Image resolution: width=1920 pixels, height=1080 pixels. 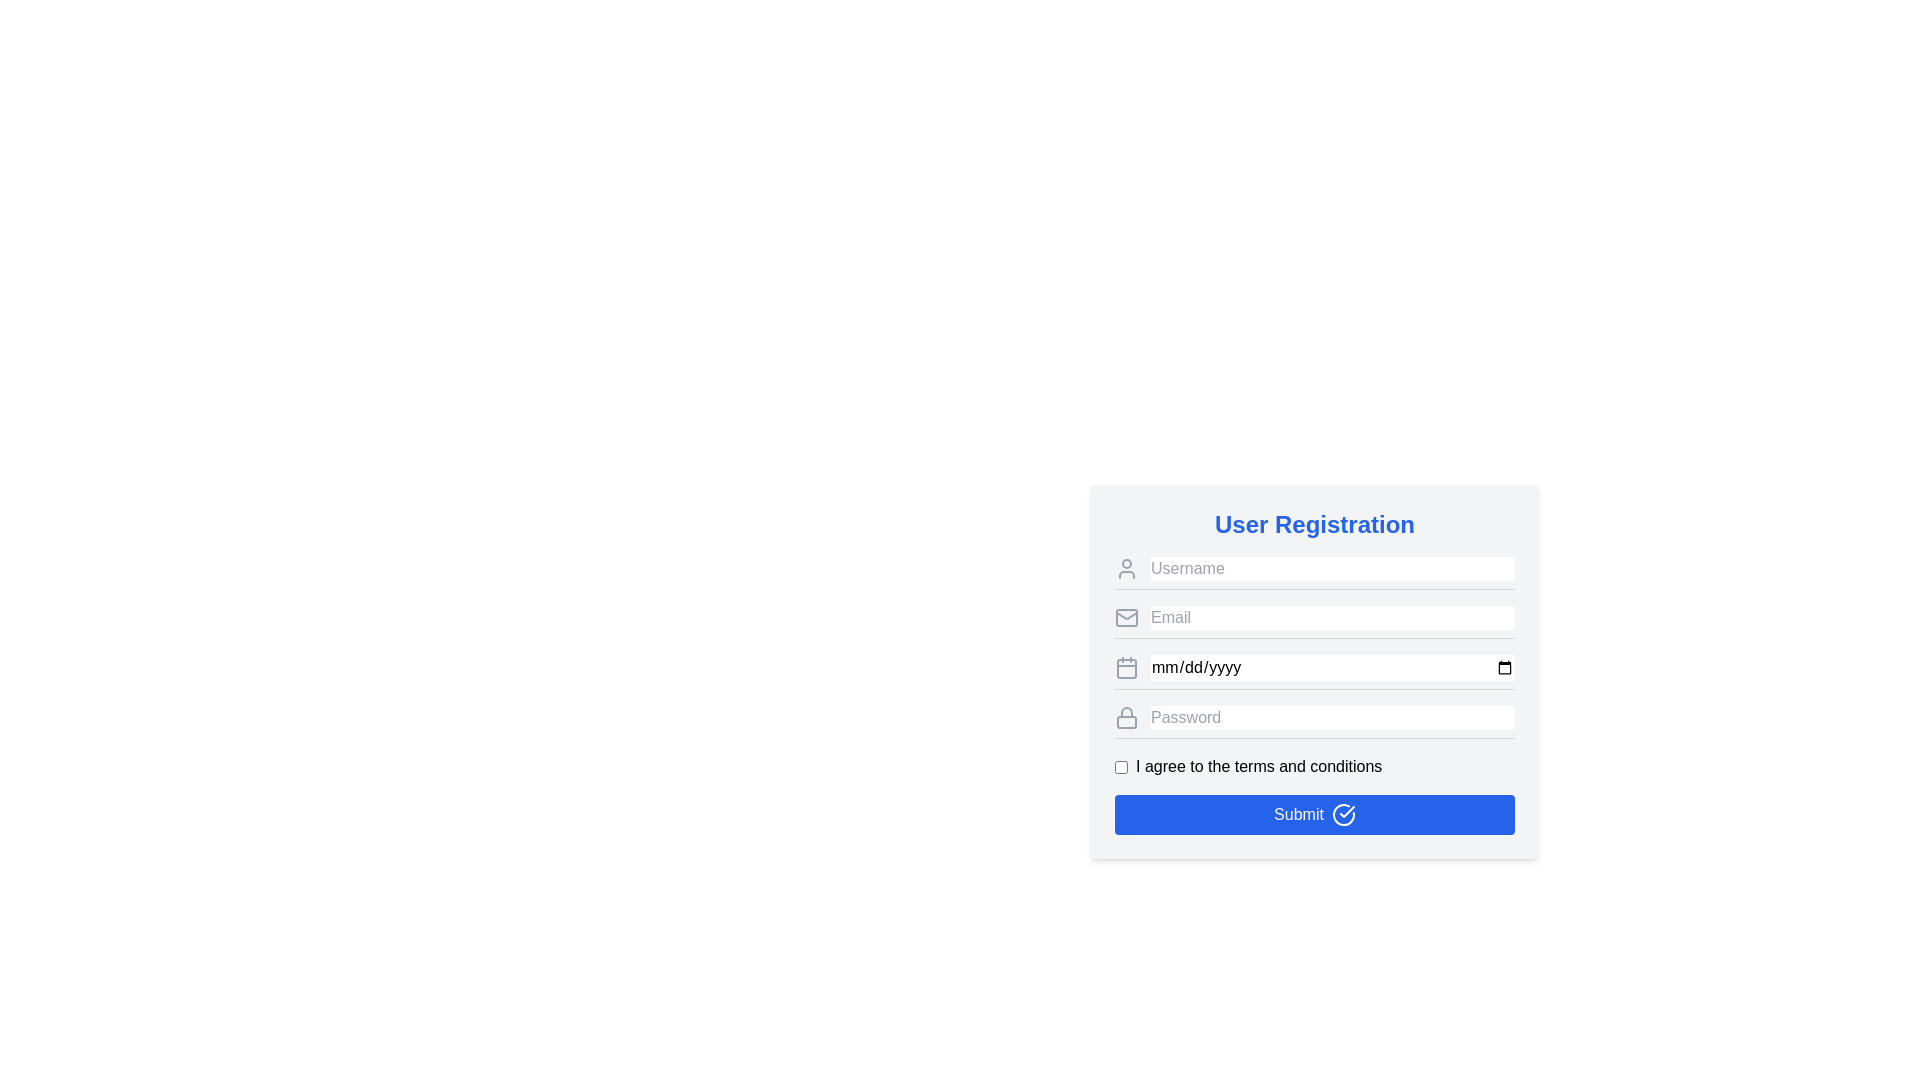 What do you see at coordinates (1127, 569) in the screenshot?
I see `the username icon located to the left of the 'Username' text input field` at bounding box center [1127, 569].